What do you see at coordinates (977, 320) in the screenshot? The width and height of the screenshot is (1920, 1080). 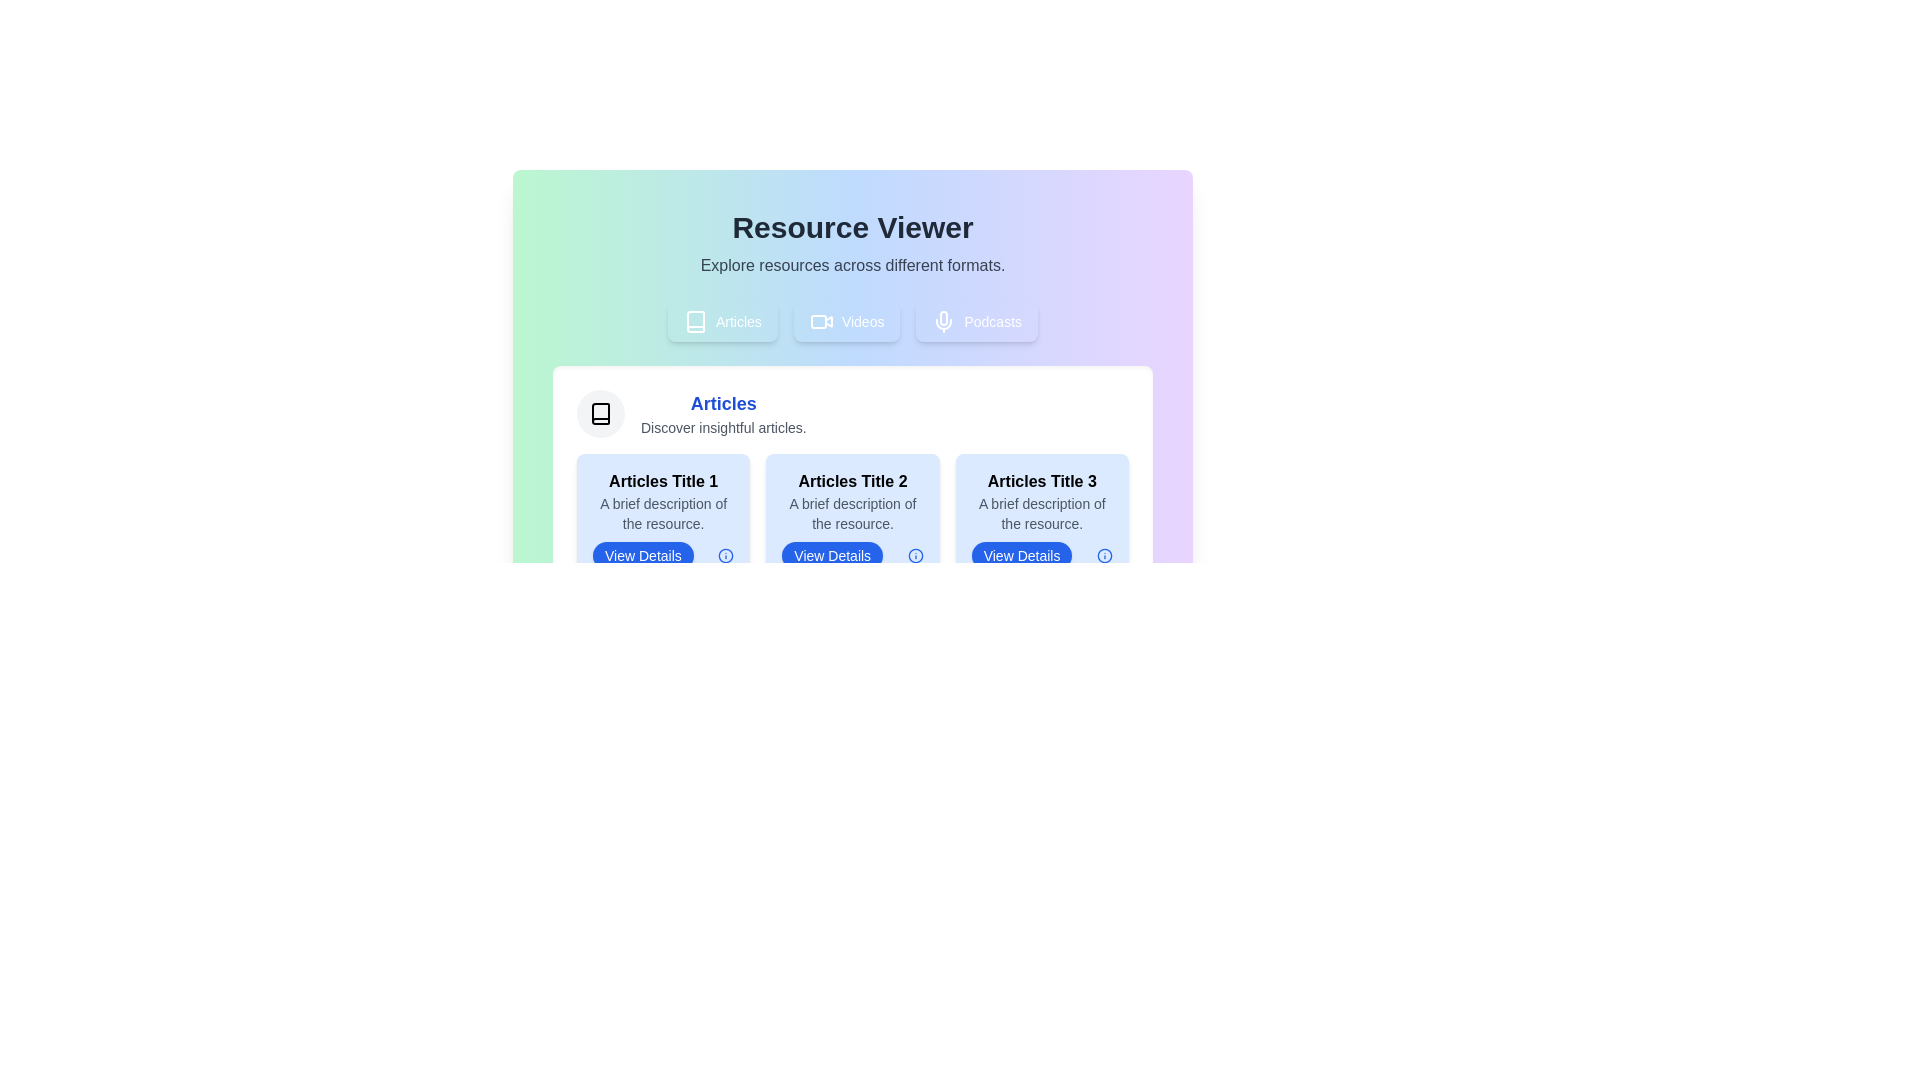 I see `the 'Podcasts' button` at bounding box center [977, 320].